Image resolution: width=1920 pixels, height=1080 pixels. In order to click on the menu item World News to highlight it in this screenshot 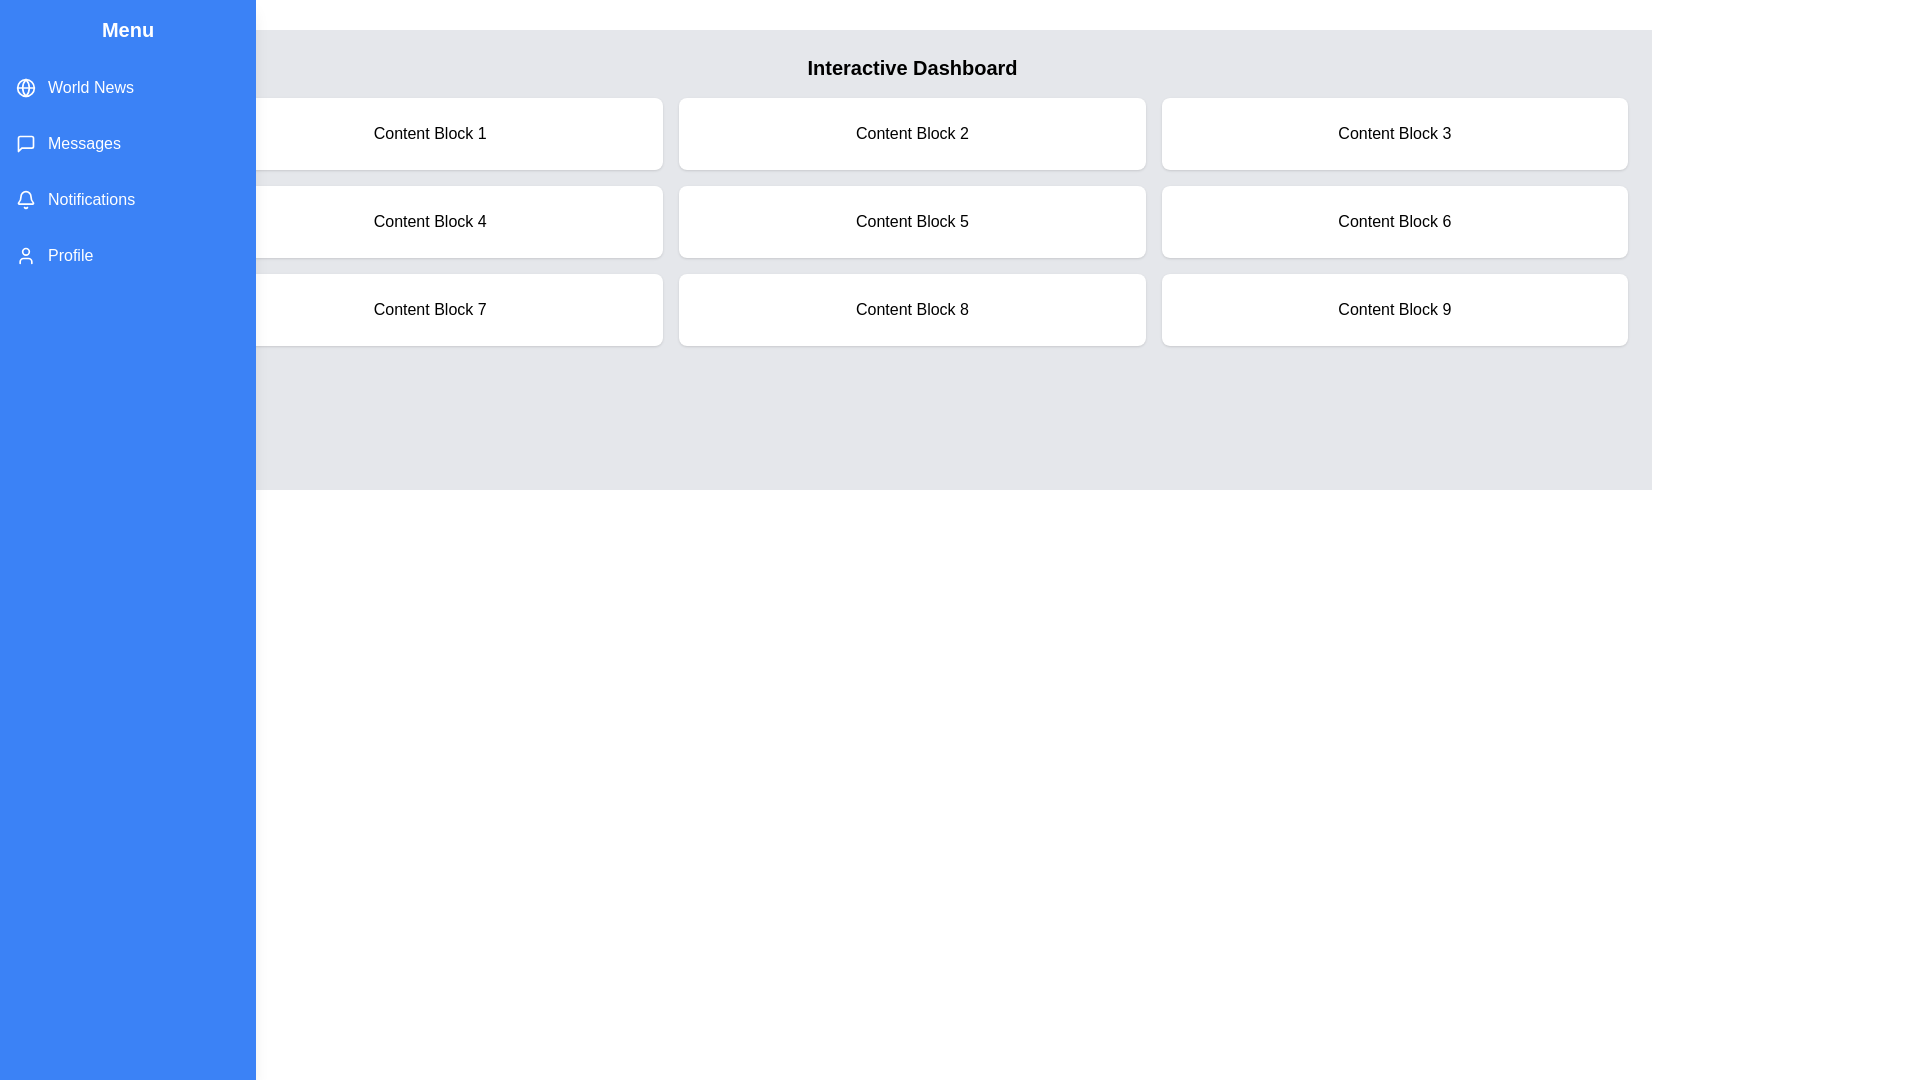, I will do `click(127, 87)`.